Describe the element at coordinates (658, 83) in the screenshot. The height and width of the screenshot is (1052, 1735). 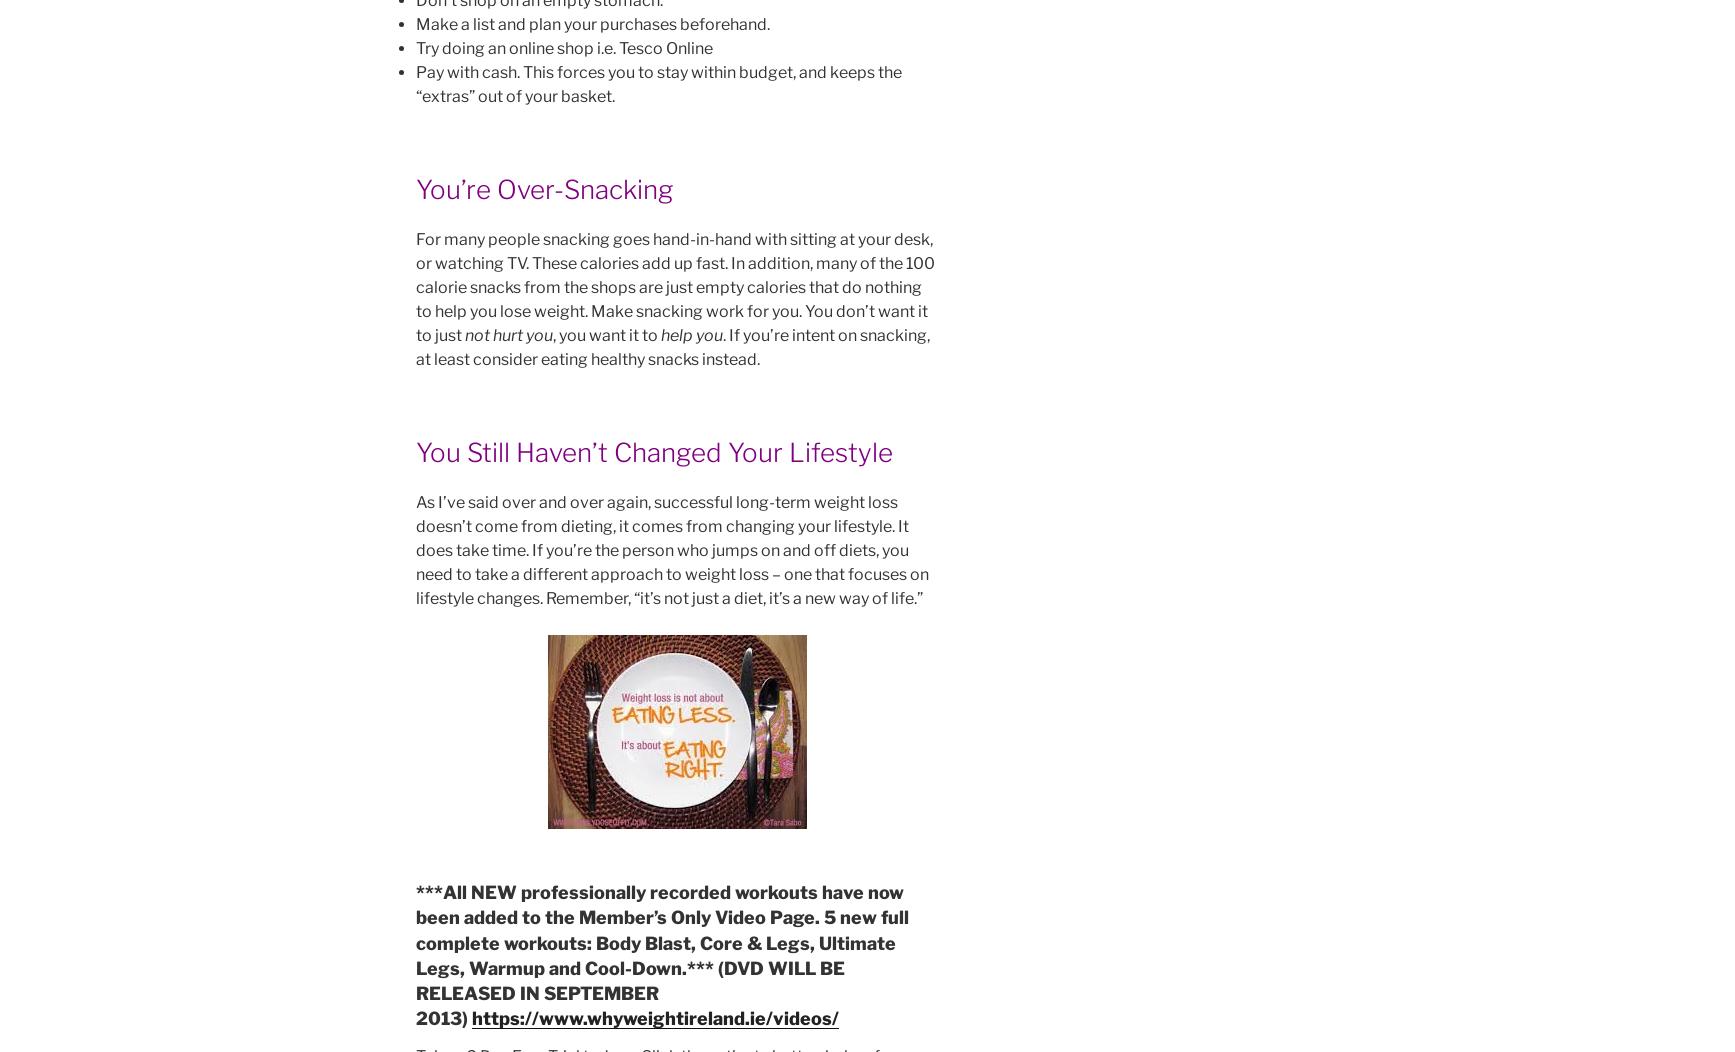
I see `'Pay with cash. This forces you to stay within budget, and keeps the “extras” out of your basket.'` at that location.